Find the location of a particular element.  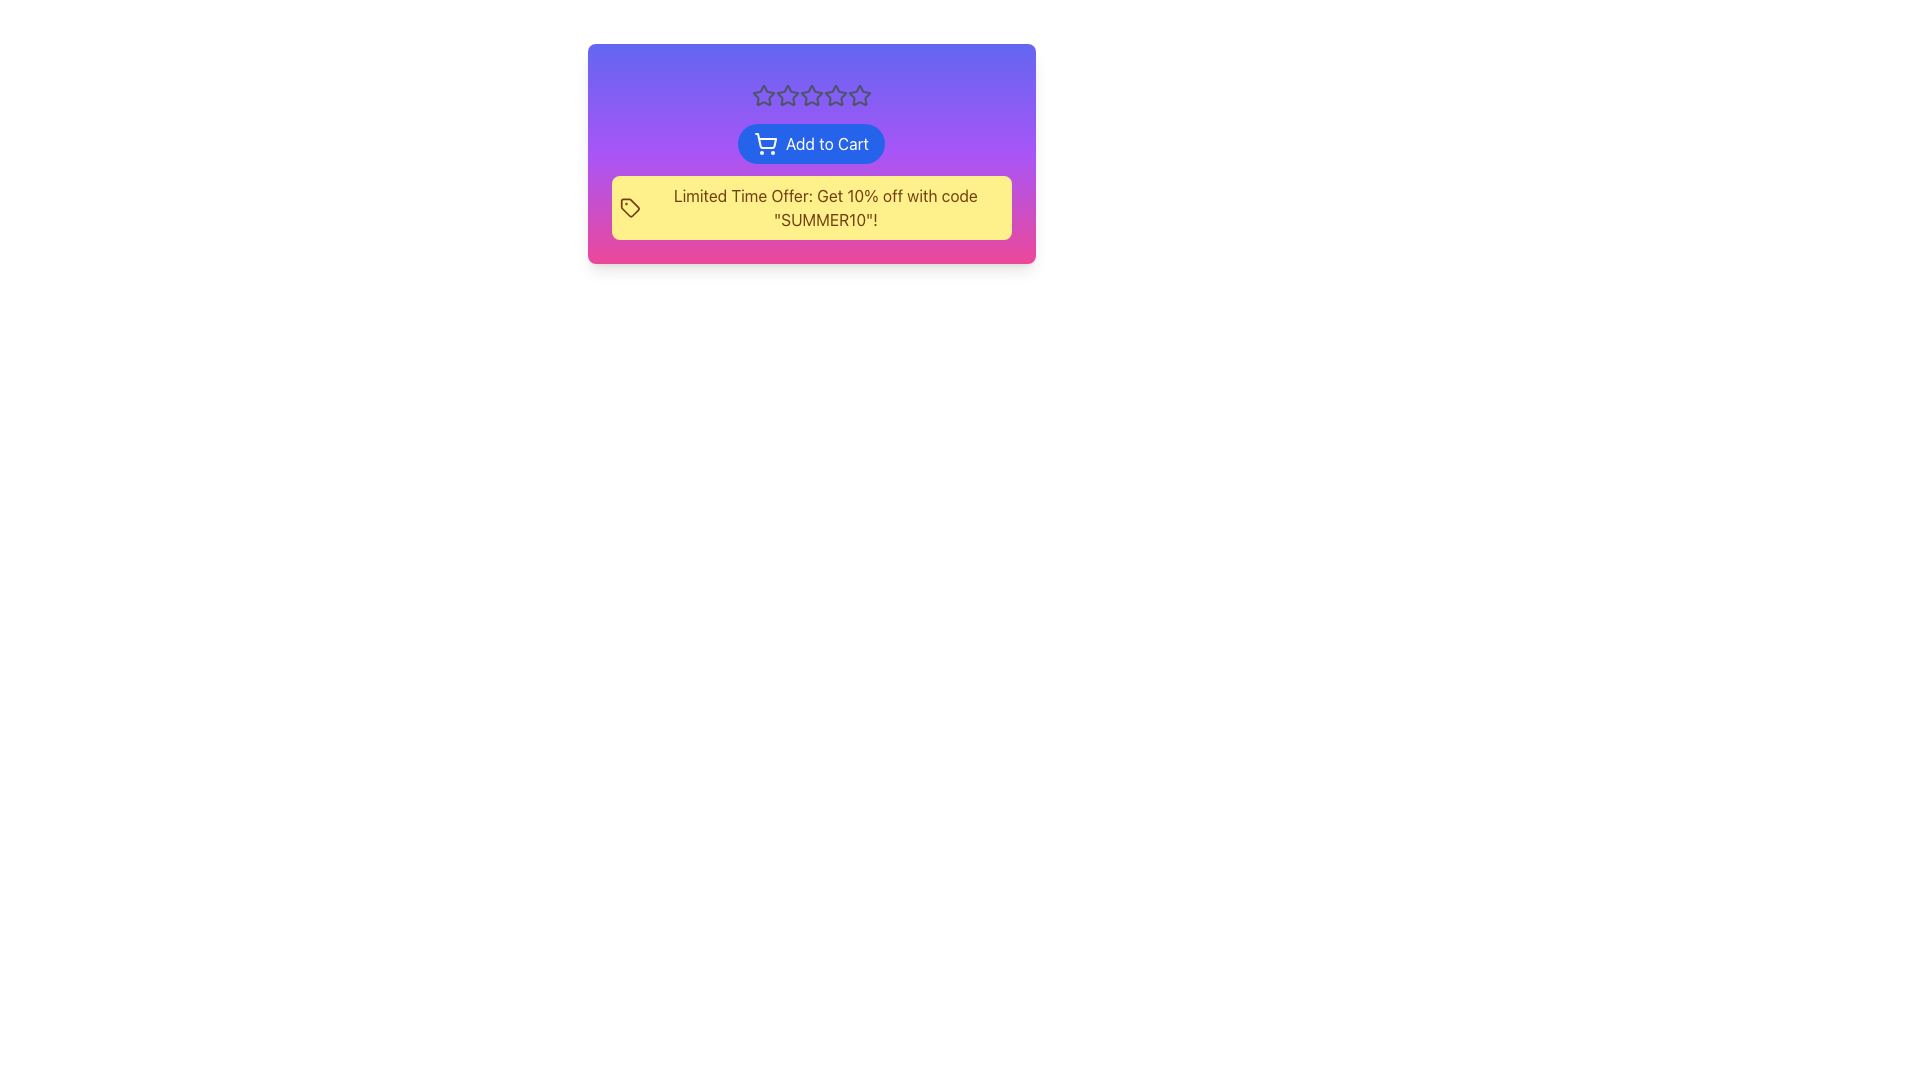

the tag-shaped icon with a dark outline and subdued gold fill, located on the left of a yellow notification bar that contains a discount code message is located at coordinates (628, 208).